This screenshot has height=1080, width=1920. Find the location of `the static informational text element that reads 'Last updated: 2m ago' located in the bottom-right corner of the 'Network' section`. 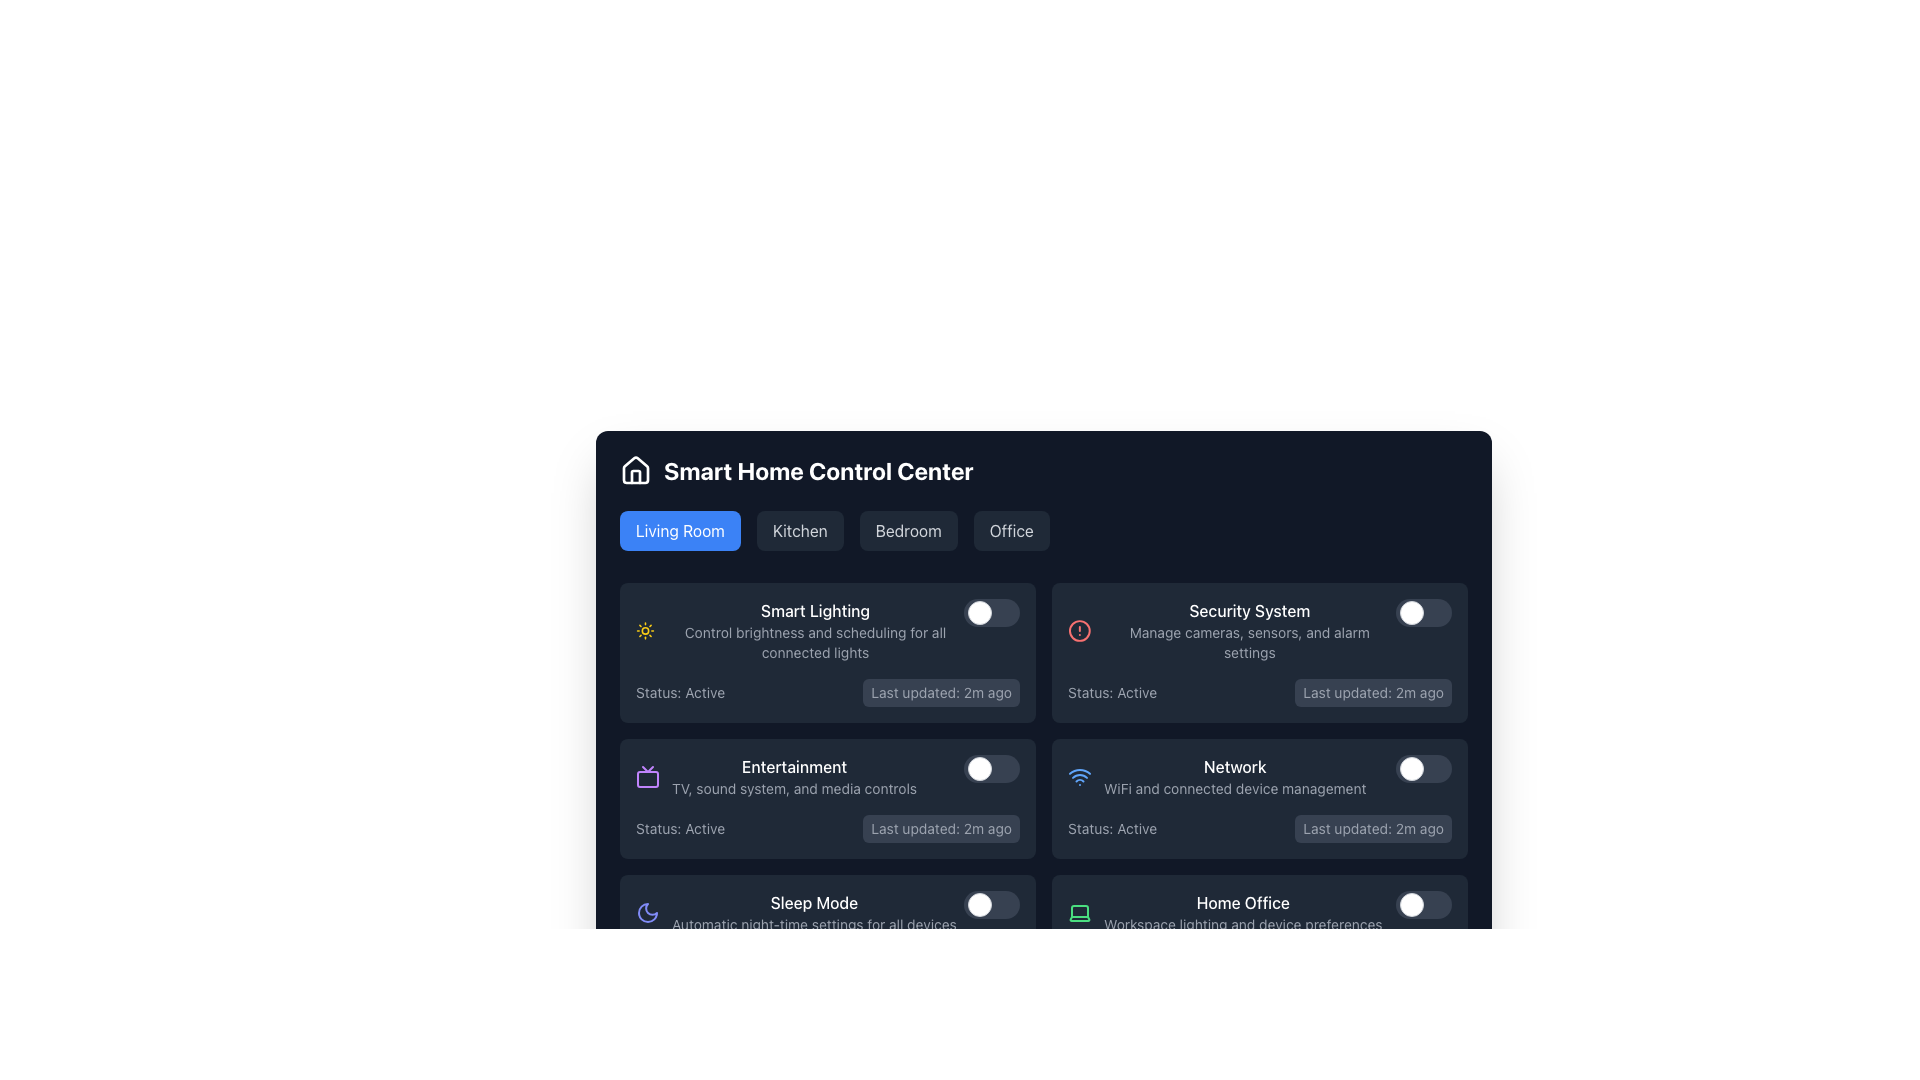

the static informational text element that reads 'Last updated: 2m ago' located in the bottom-right corner of the 'Network' section is located at coordinates (1372, 829).